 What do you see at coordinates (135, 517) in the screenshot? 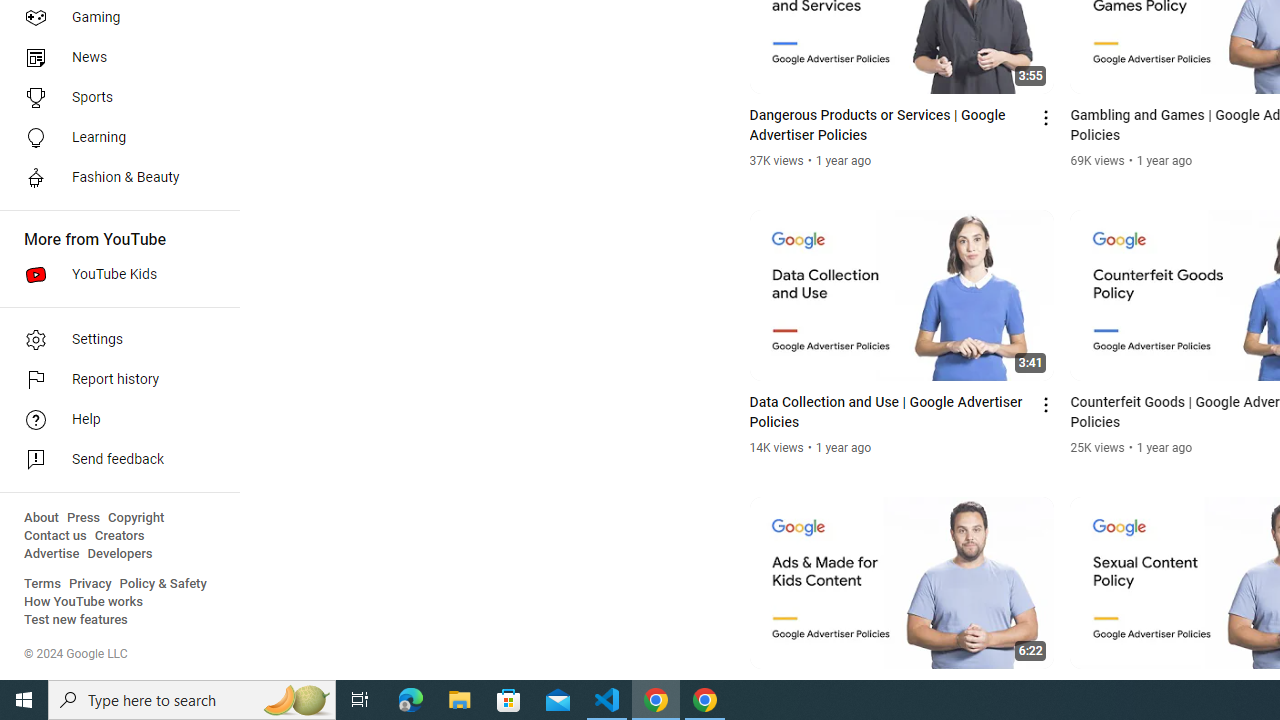
I see `'Copyright'` at bounding box center [135, 517].